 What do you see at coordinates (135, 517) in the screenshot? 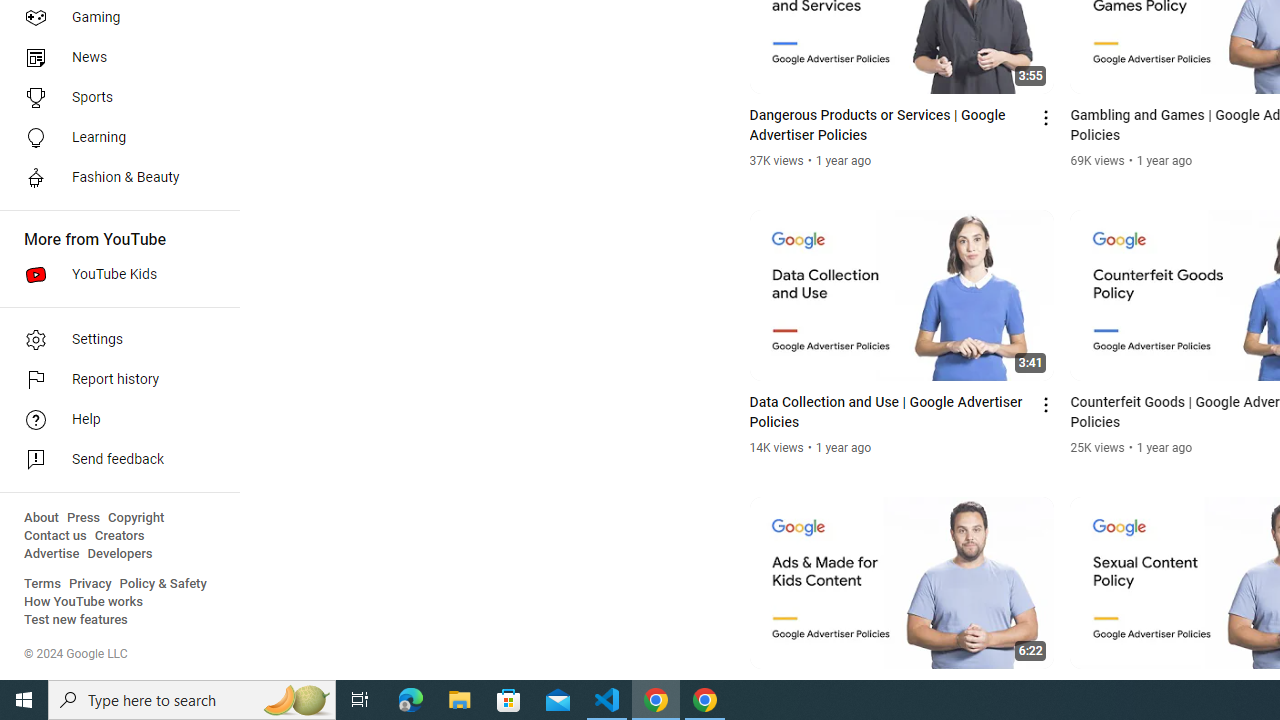
I see `'Copyright'` at bounding box center [135, 517].